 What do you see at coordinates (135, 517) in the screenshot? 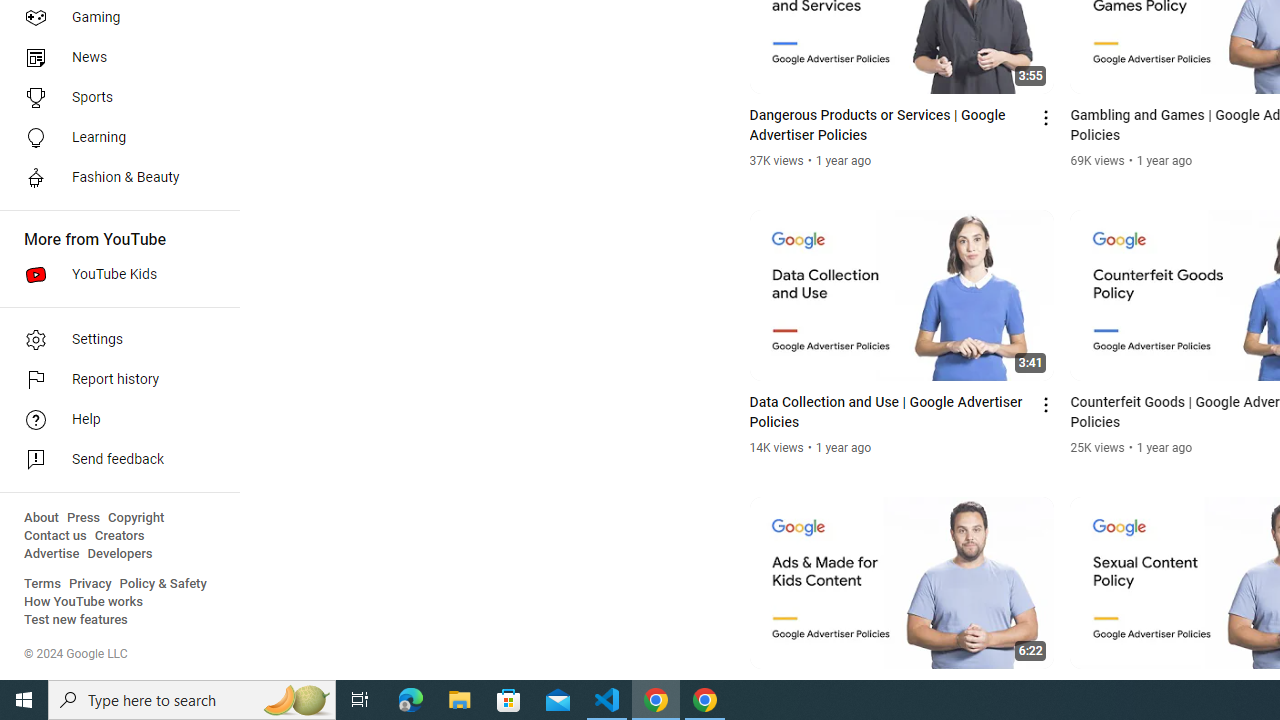
I see `'Copyright'` at bounding box center [135, 517].